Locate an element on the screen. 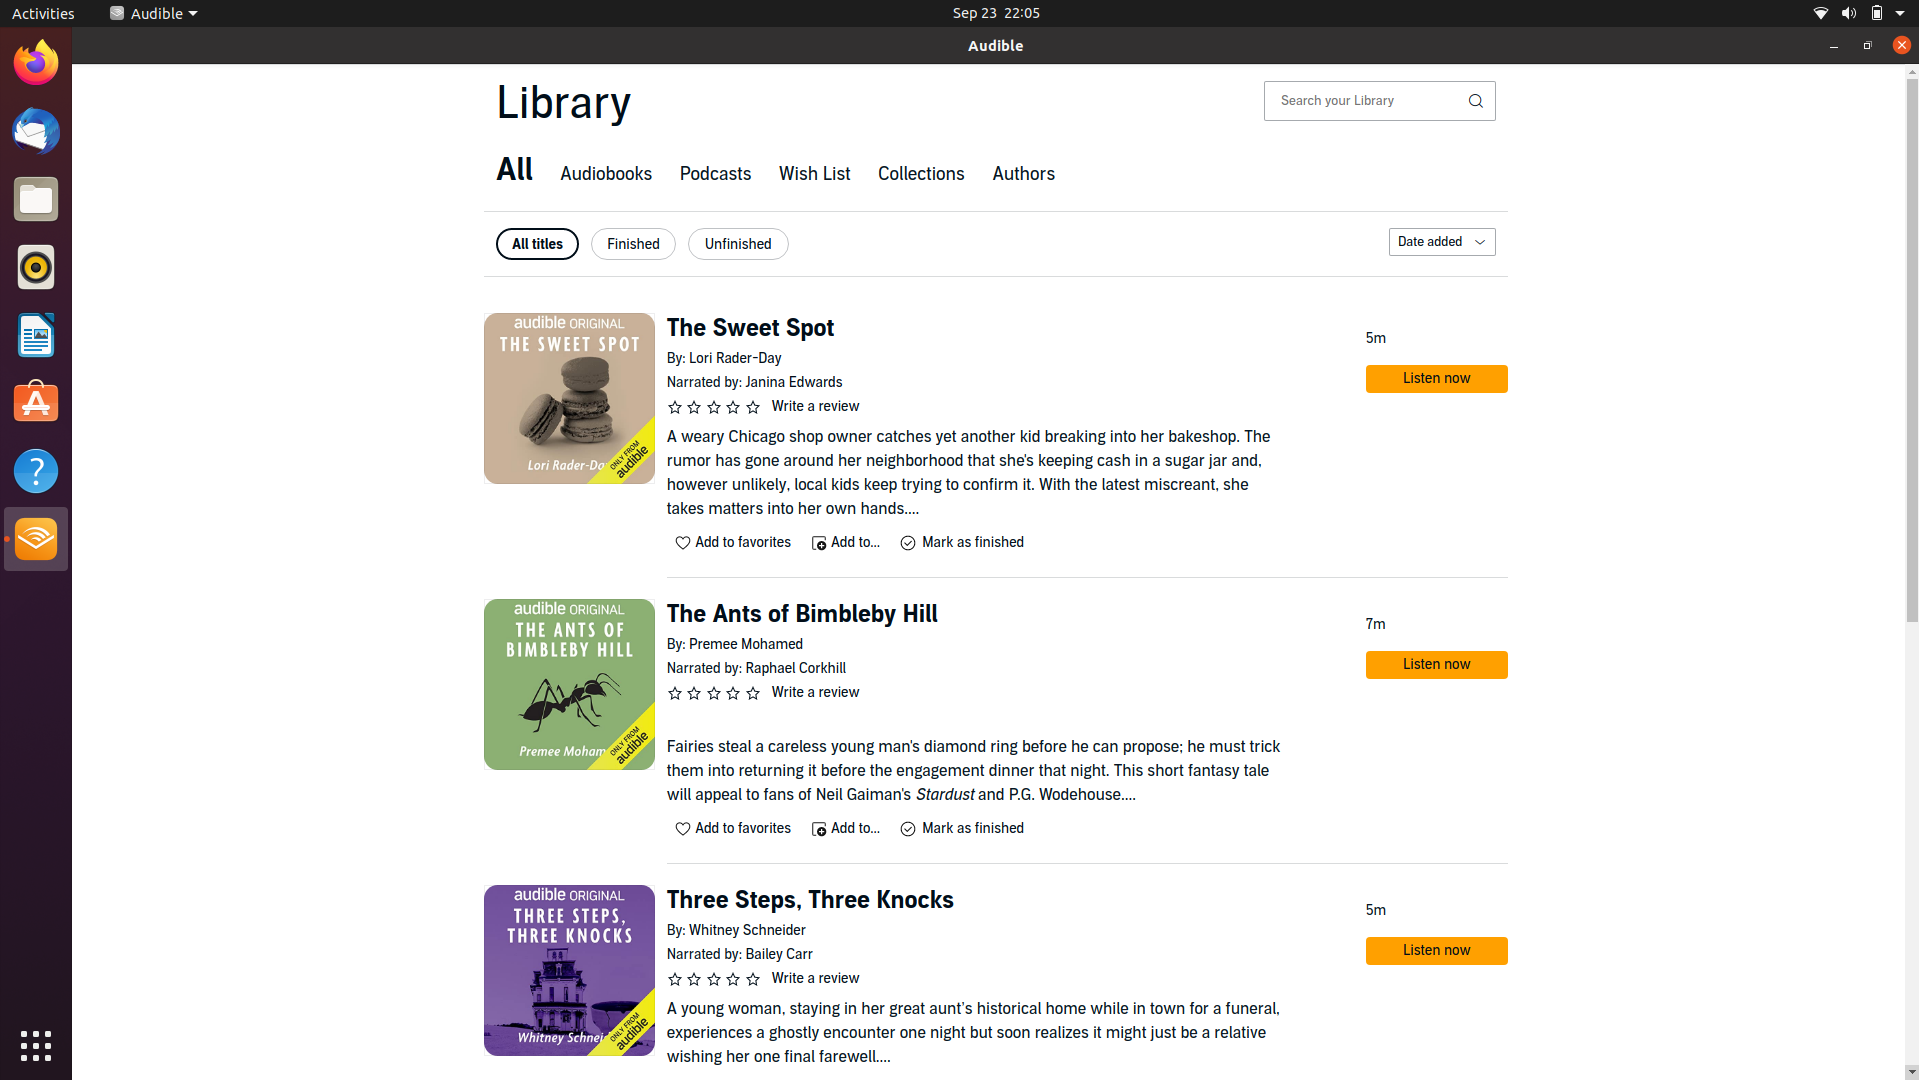 The height and width of the screenshot is (1080, 1919). "The 7 Habits of Highly Effective People" in the database by typing in the search field is located at coordinates (1364, 100).